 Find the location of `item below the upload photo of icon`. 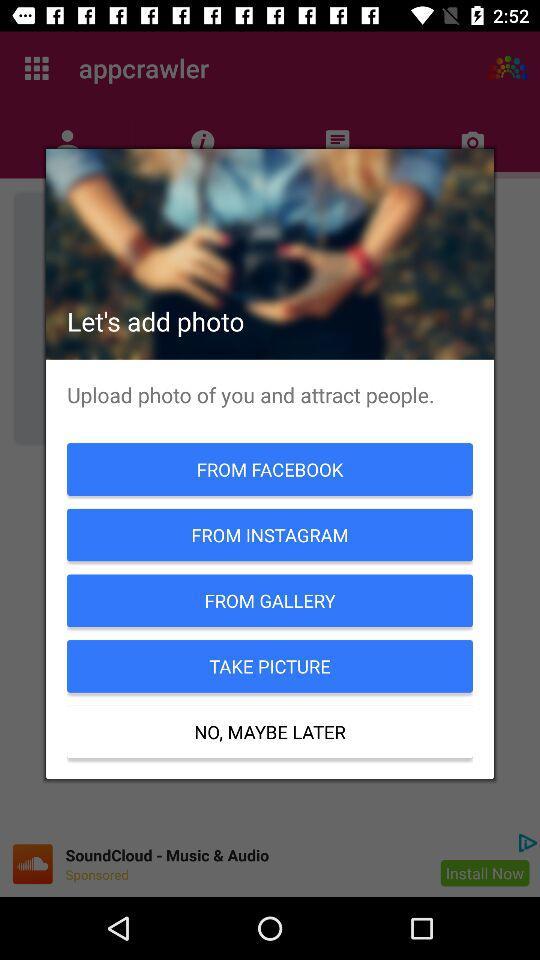

item below the upload photo of icon is located at coordinates (270, 469).